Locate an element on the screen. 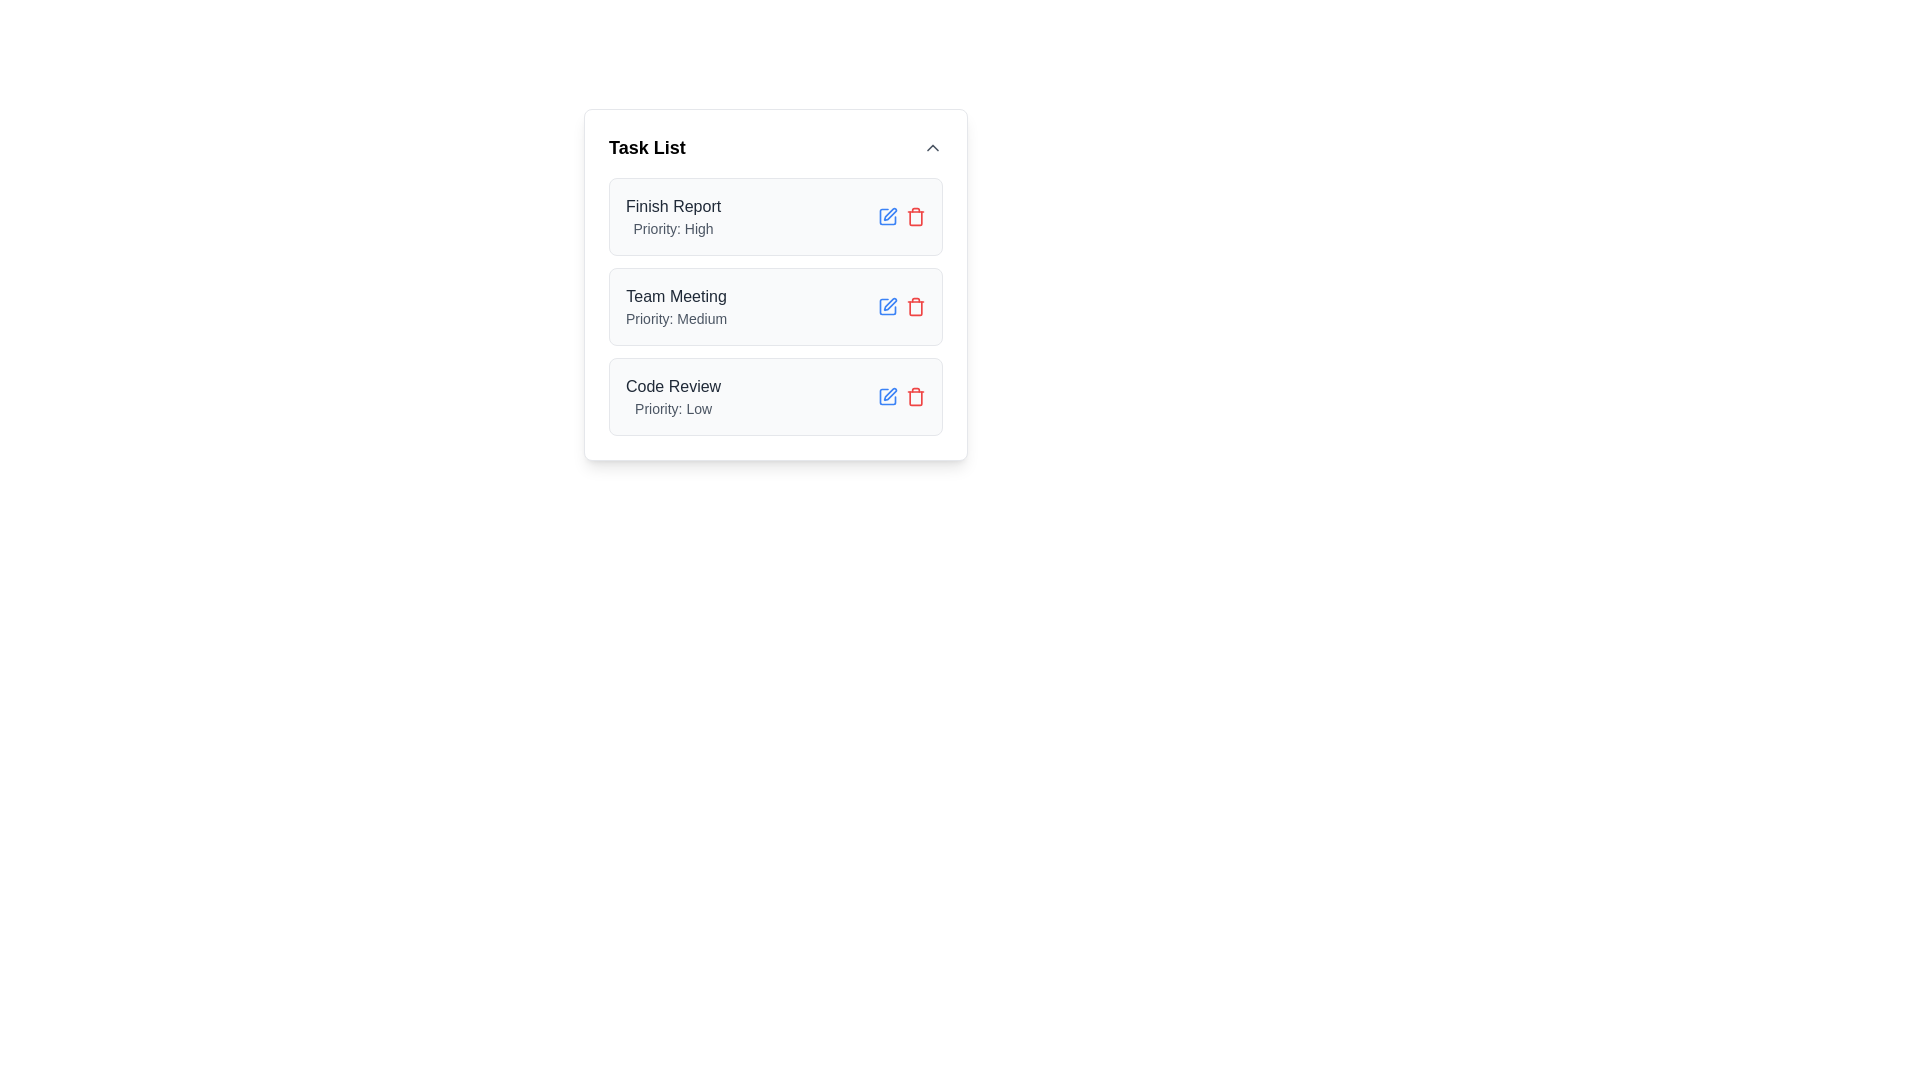 Image resolution: width=1920 pixels, height=1080 pixels. the 'Low' priority status text label located beneath the 'Code Review' label in the task card is located at coordinates (673, 407).